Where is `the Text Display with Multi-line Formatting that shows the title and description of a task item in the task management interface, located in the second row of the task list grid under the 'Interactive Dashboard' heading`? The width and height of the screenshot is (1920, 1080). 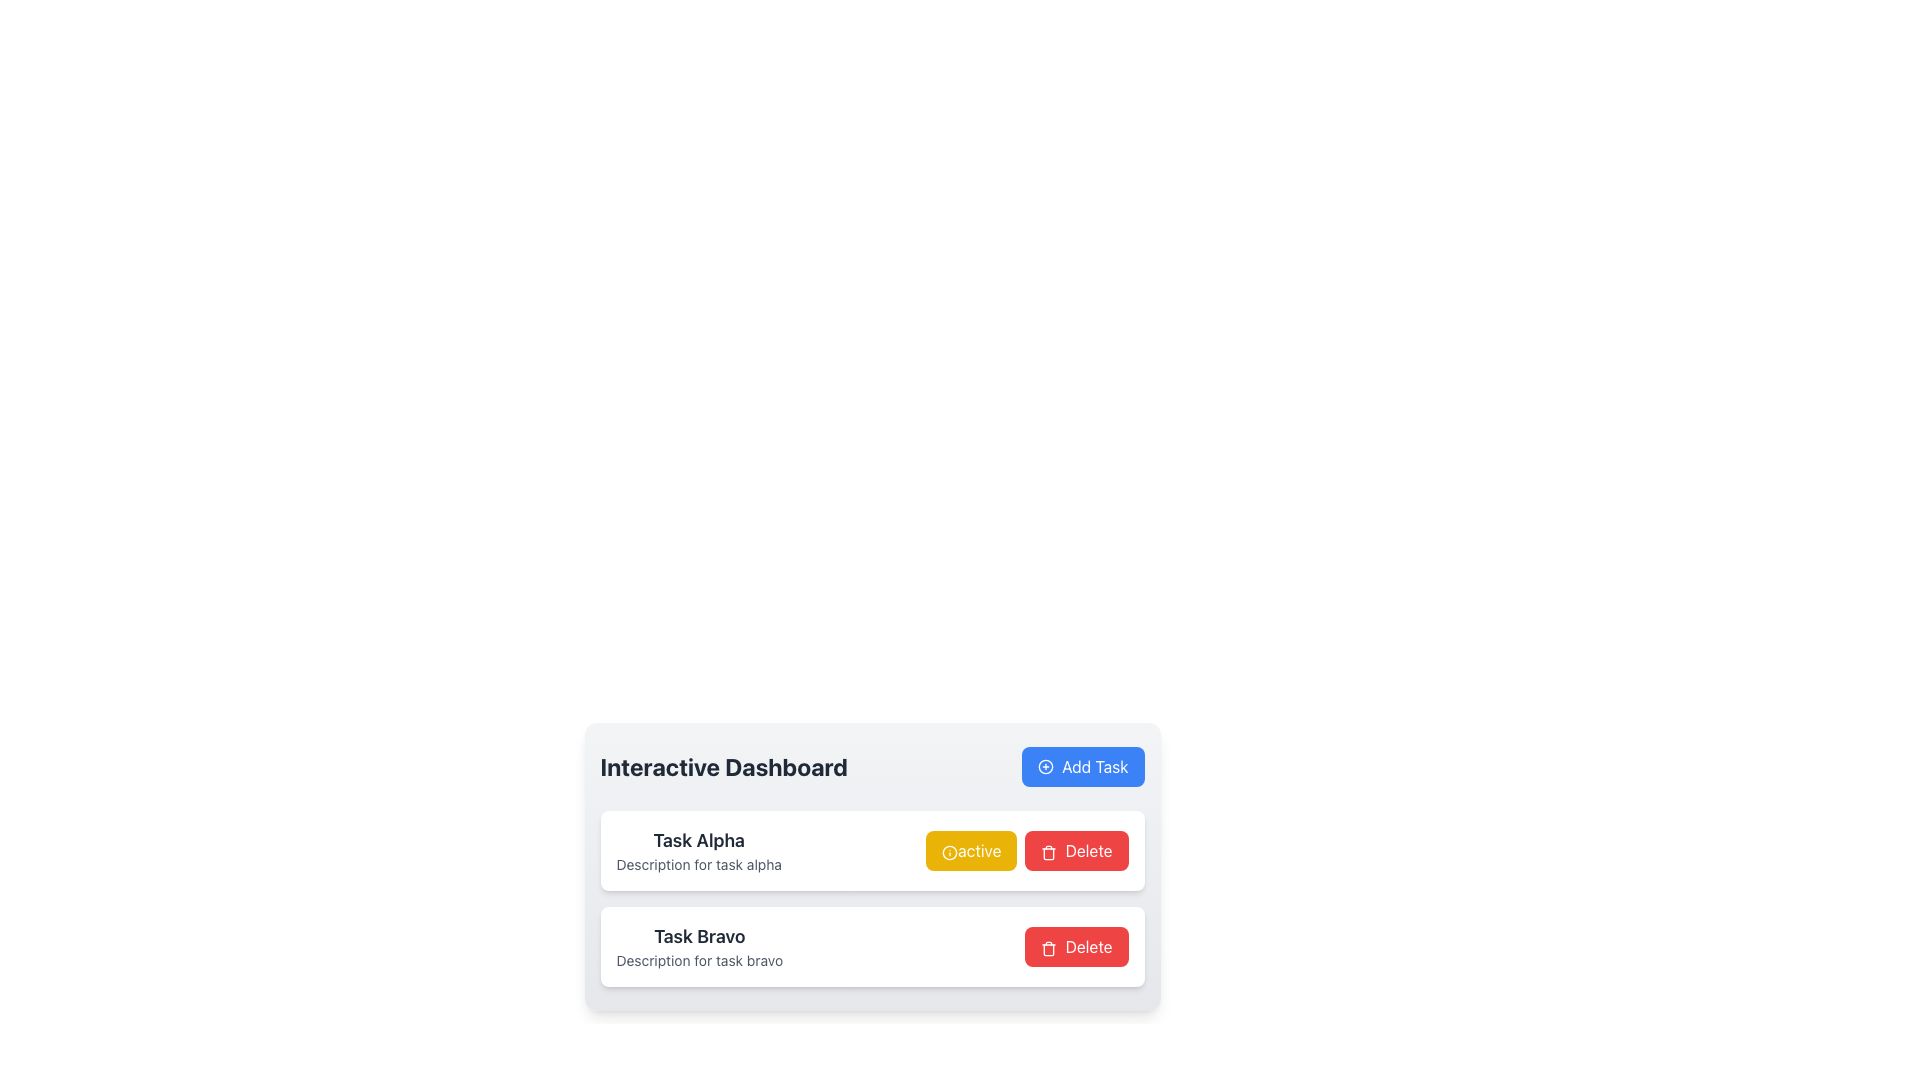 the Text Display with Multi-line Formatting that shows the title and description of a task item in the task management interface, located in the second row of the task list grid under the 'Interactive Dashboard' heading is located at coordinates (699, 946).